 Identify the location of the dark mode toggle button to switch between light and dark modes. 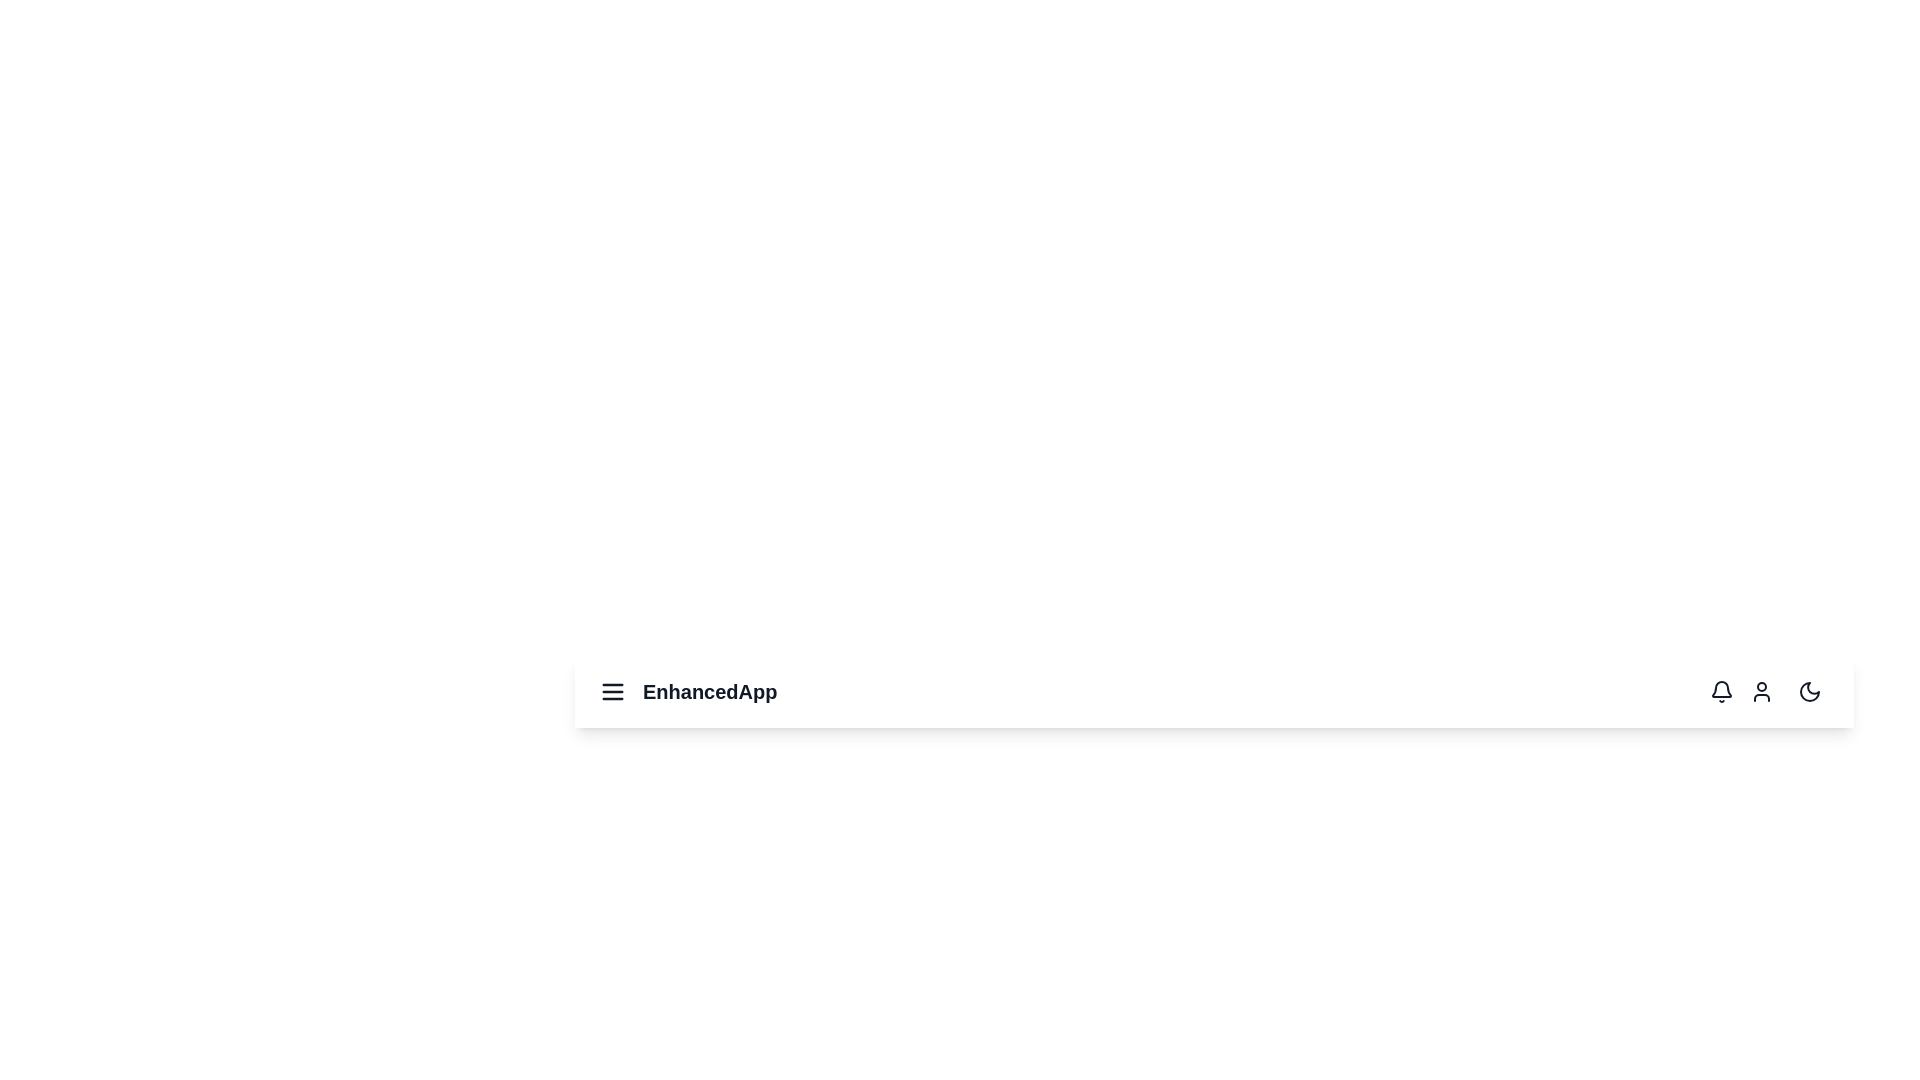
(1809, 690).